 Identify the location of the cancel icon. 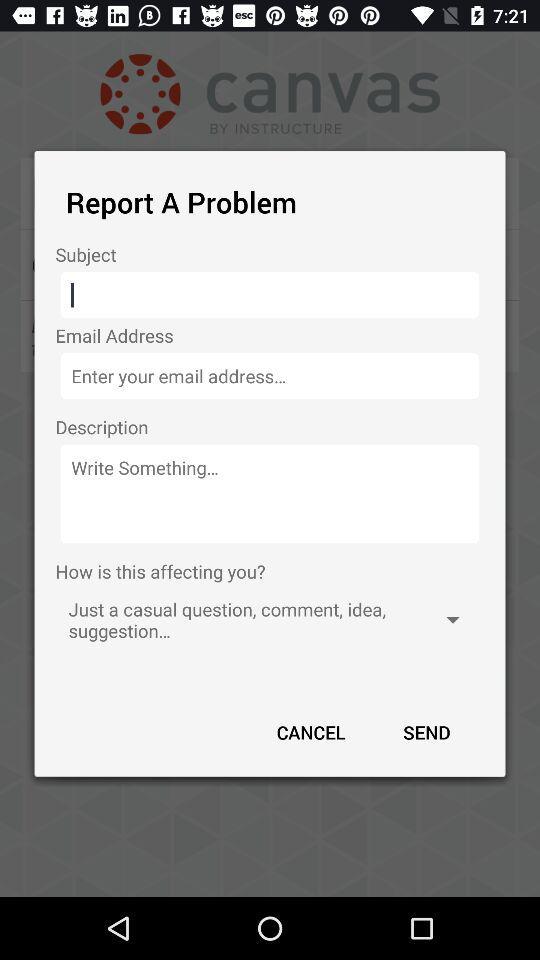
(311, 731).